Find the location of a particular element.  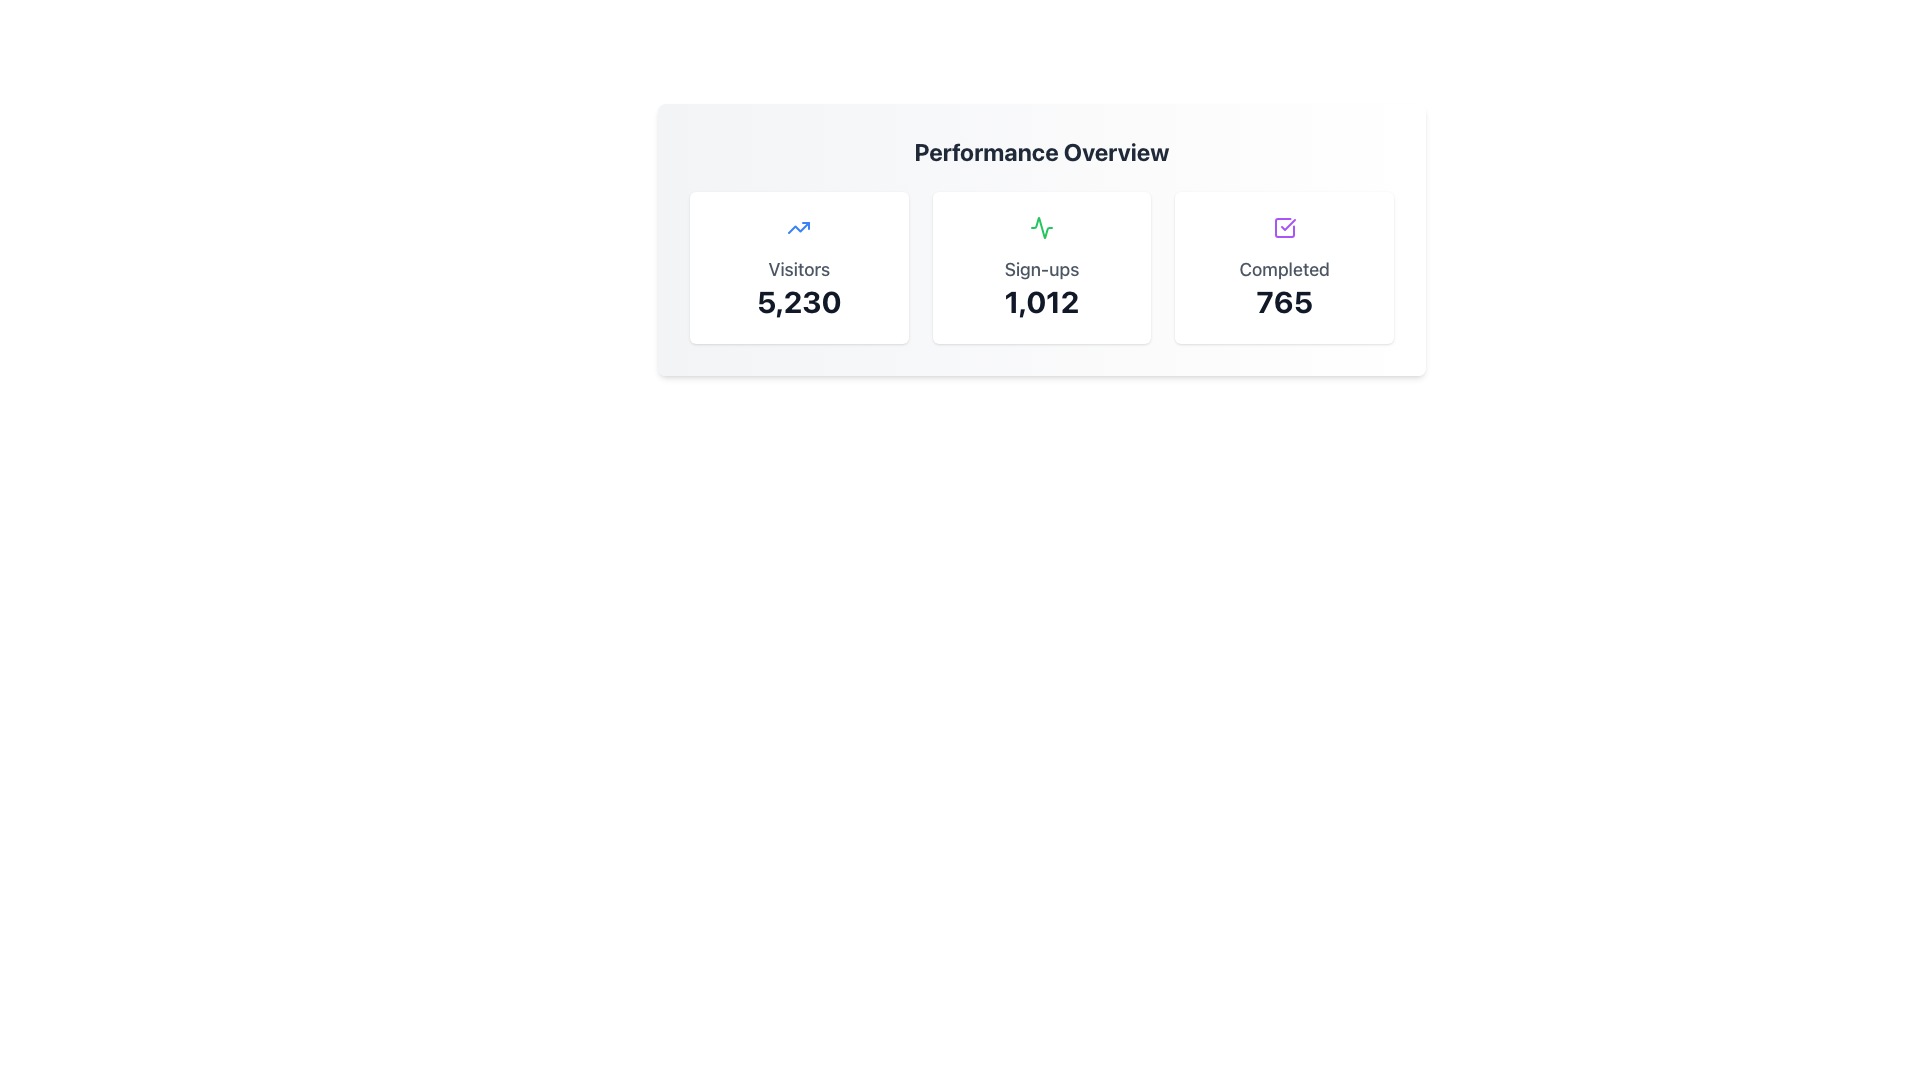

the icon associated with the 'Completed' card, located at the top center above the 'Completed' text is located at coordinates (1284, 226).